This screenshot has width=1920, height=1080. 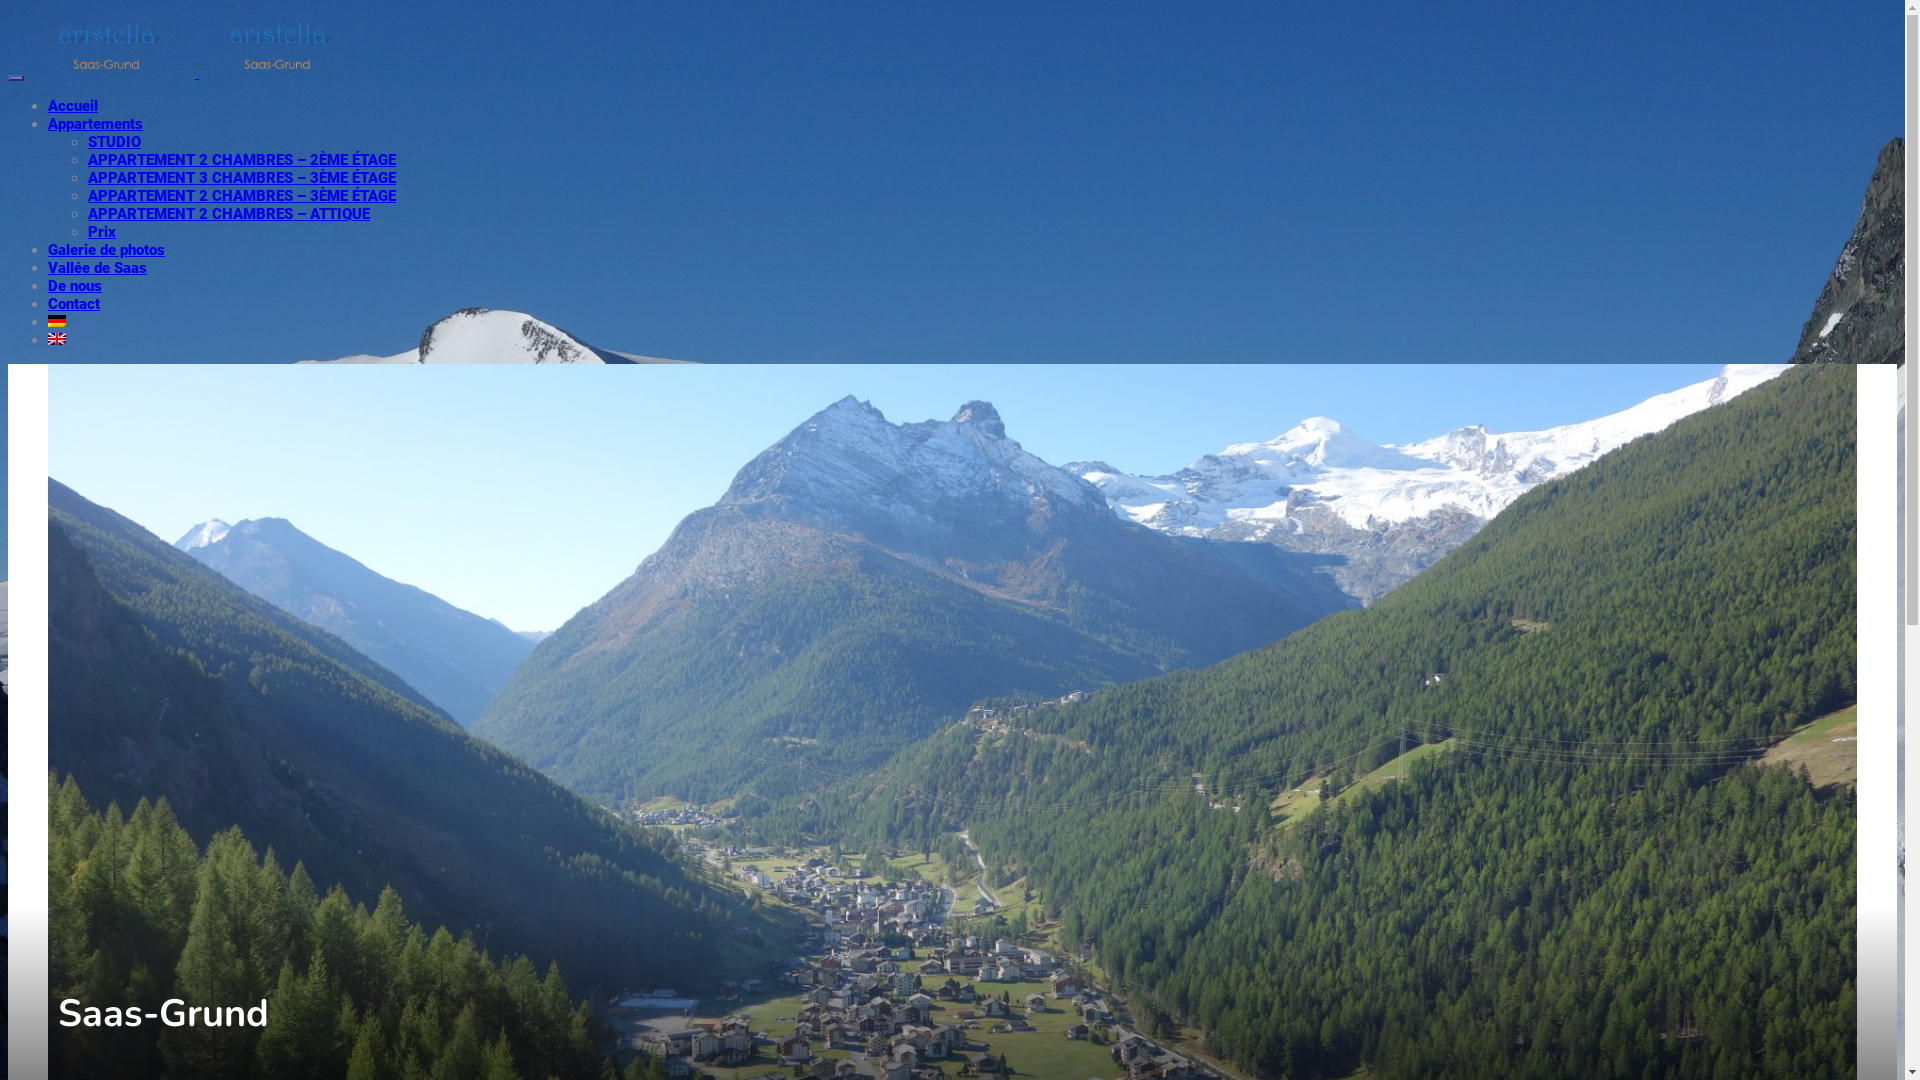 I want to click on 'STUDIO', so click(x=113, y=141).